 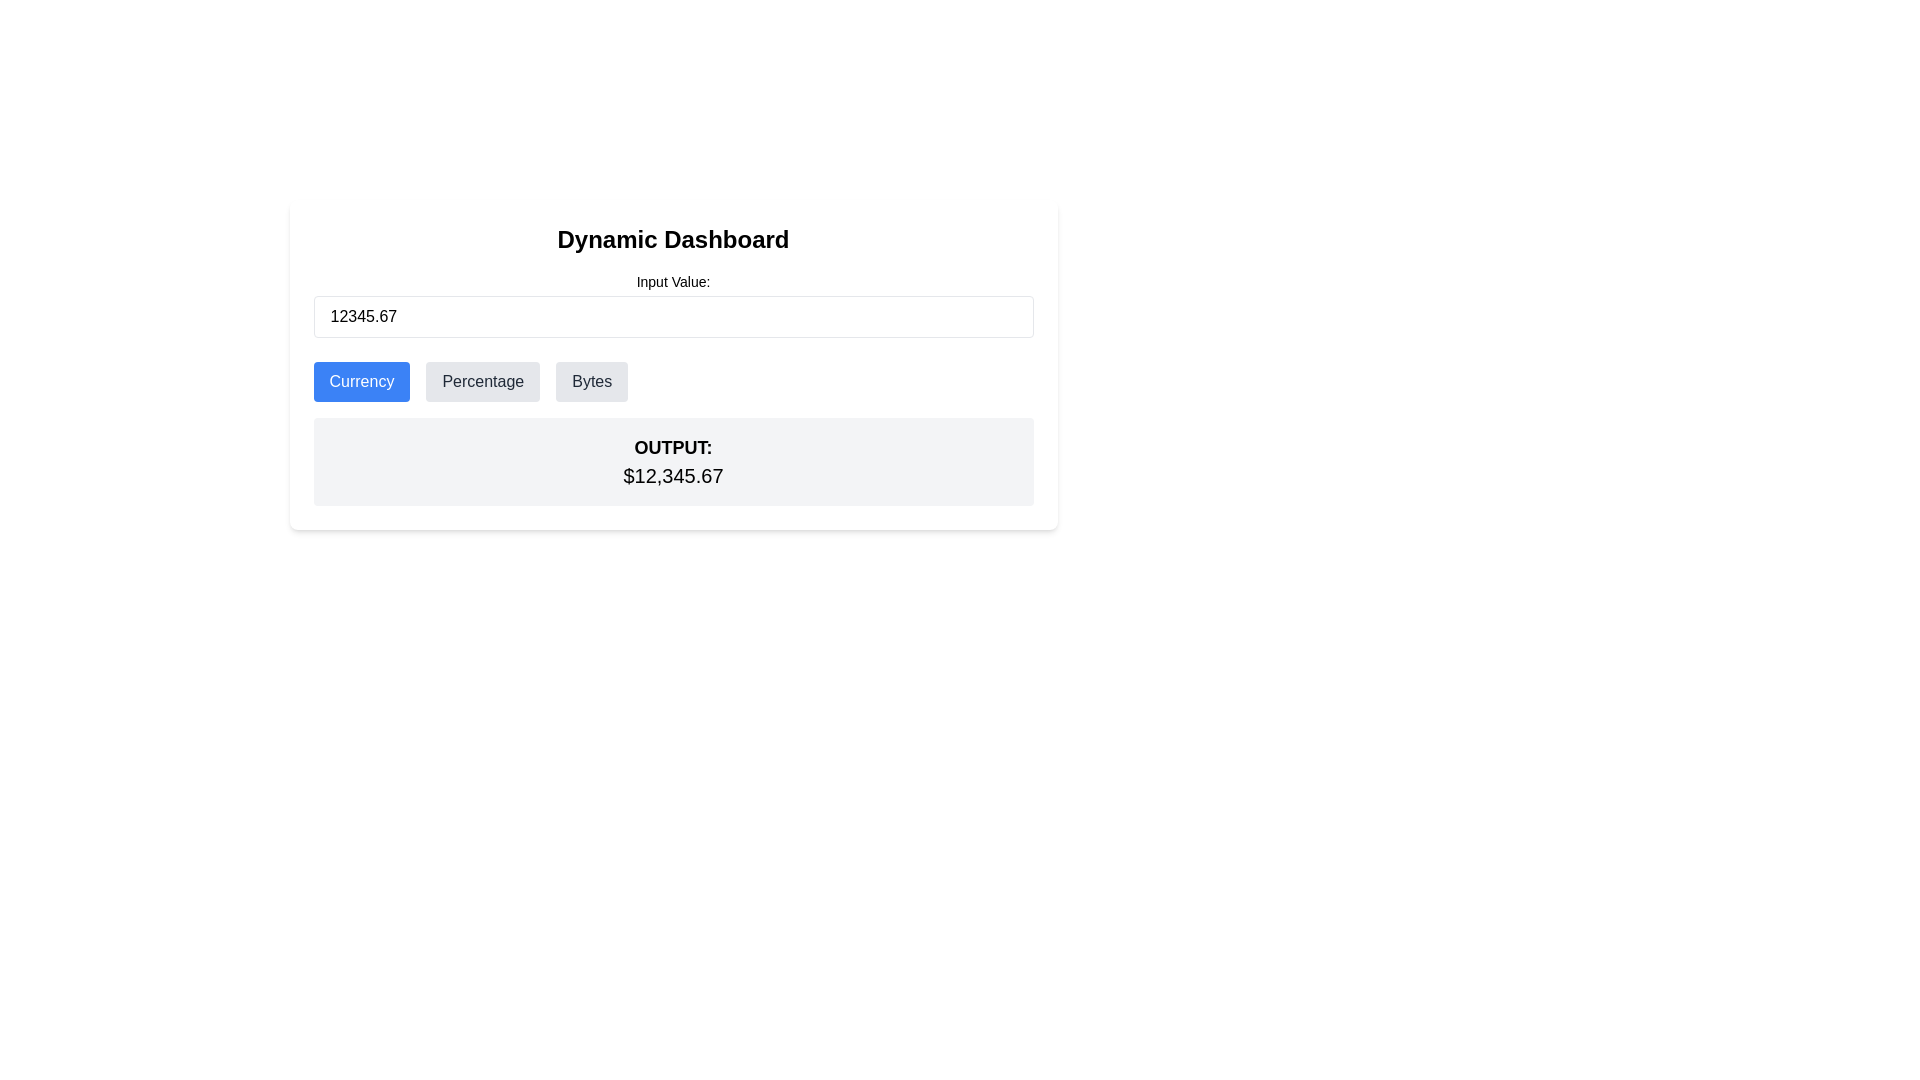 I want to click on the bold text label reading 'Dynamic Dashboard', which serves as the heading for the section at the top of the interface, so click(x=673, y=238).